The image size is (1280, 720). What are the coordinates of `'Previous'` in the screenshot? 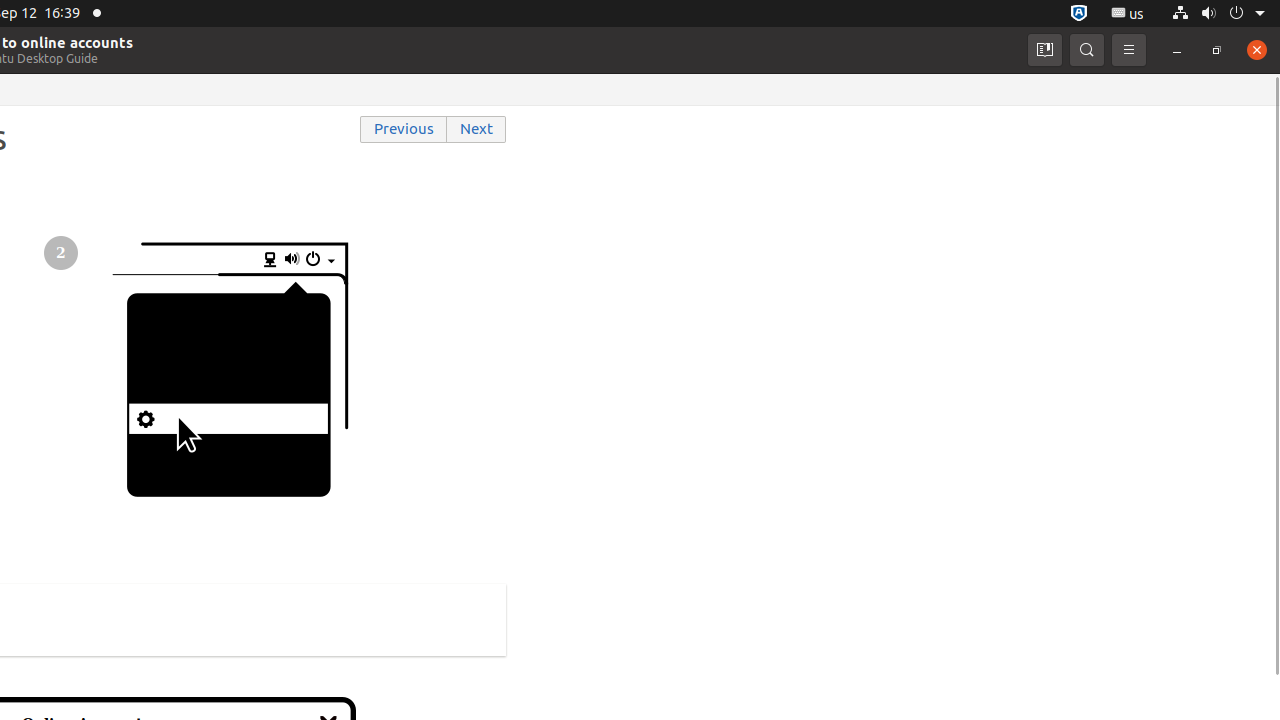 It's located at (402, 129).